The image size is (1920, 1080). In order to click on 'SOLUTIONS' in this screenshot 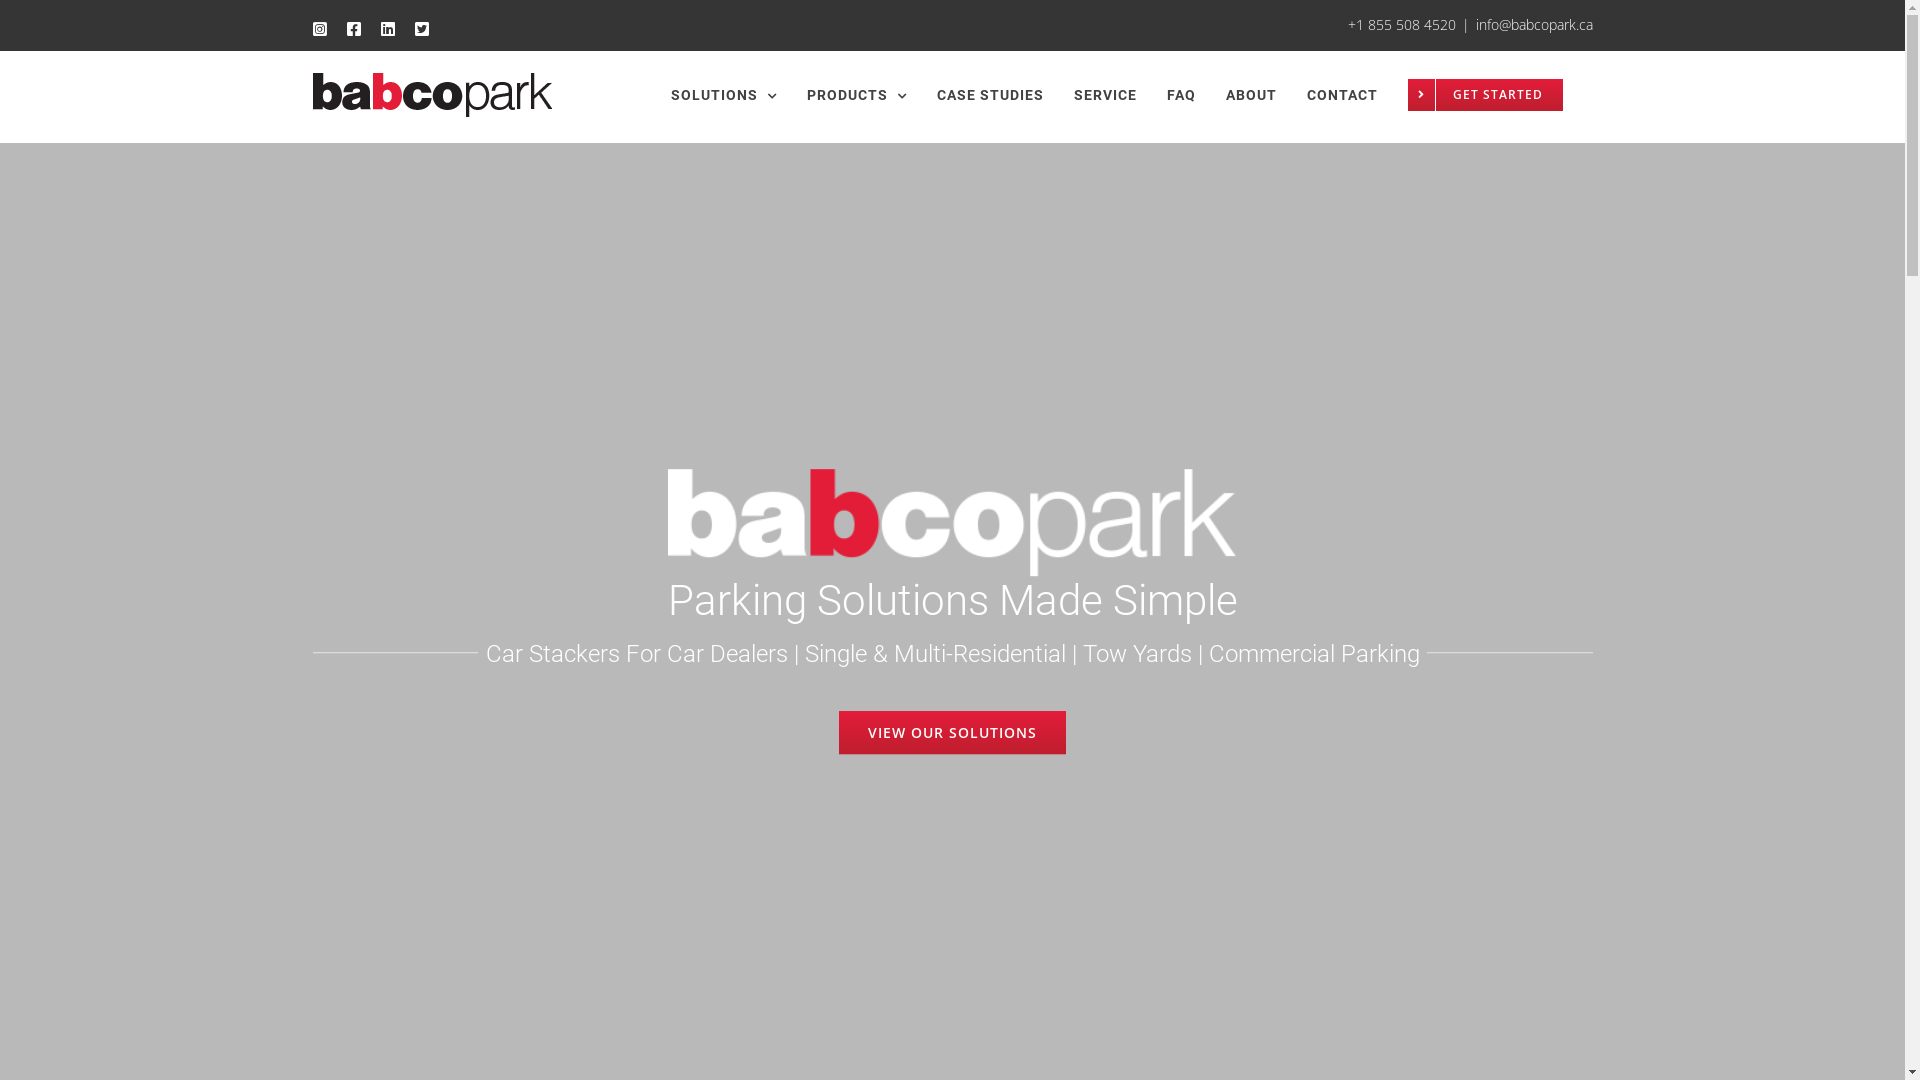, I will do `click(722, 95)`.